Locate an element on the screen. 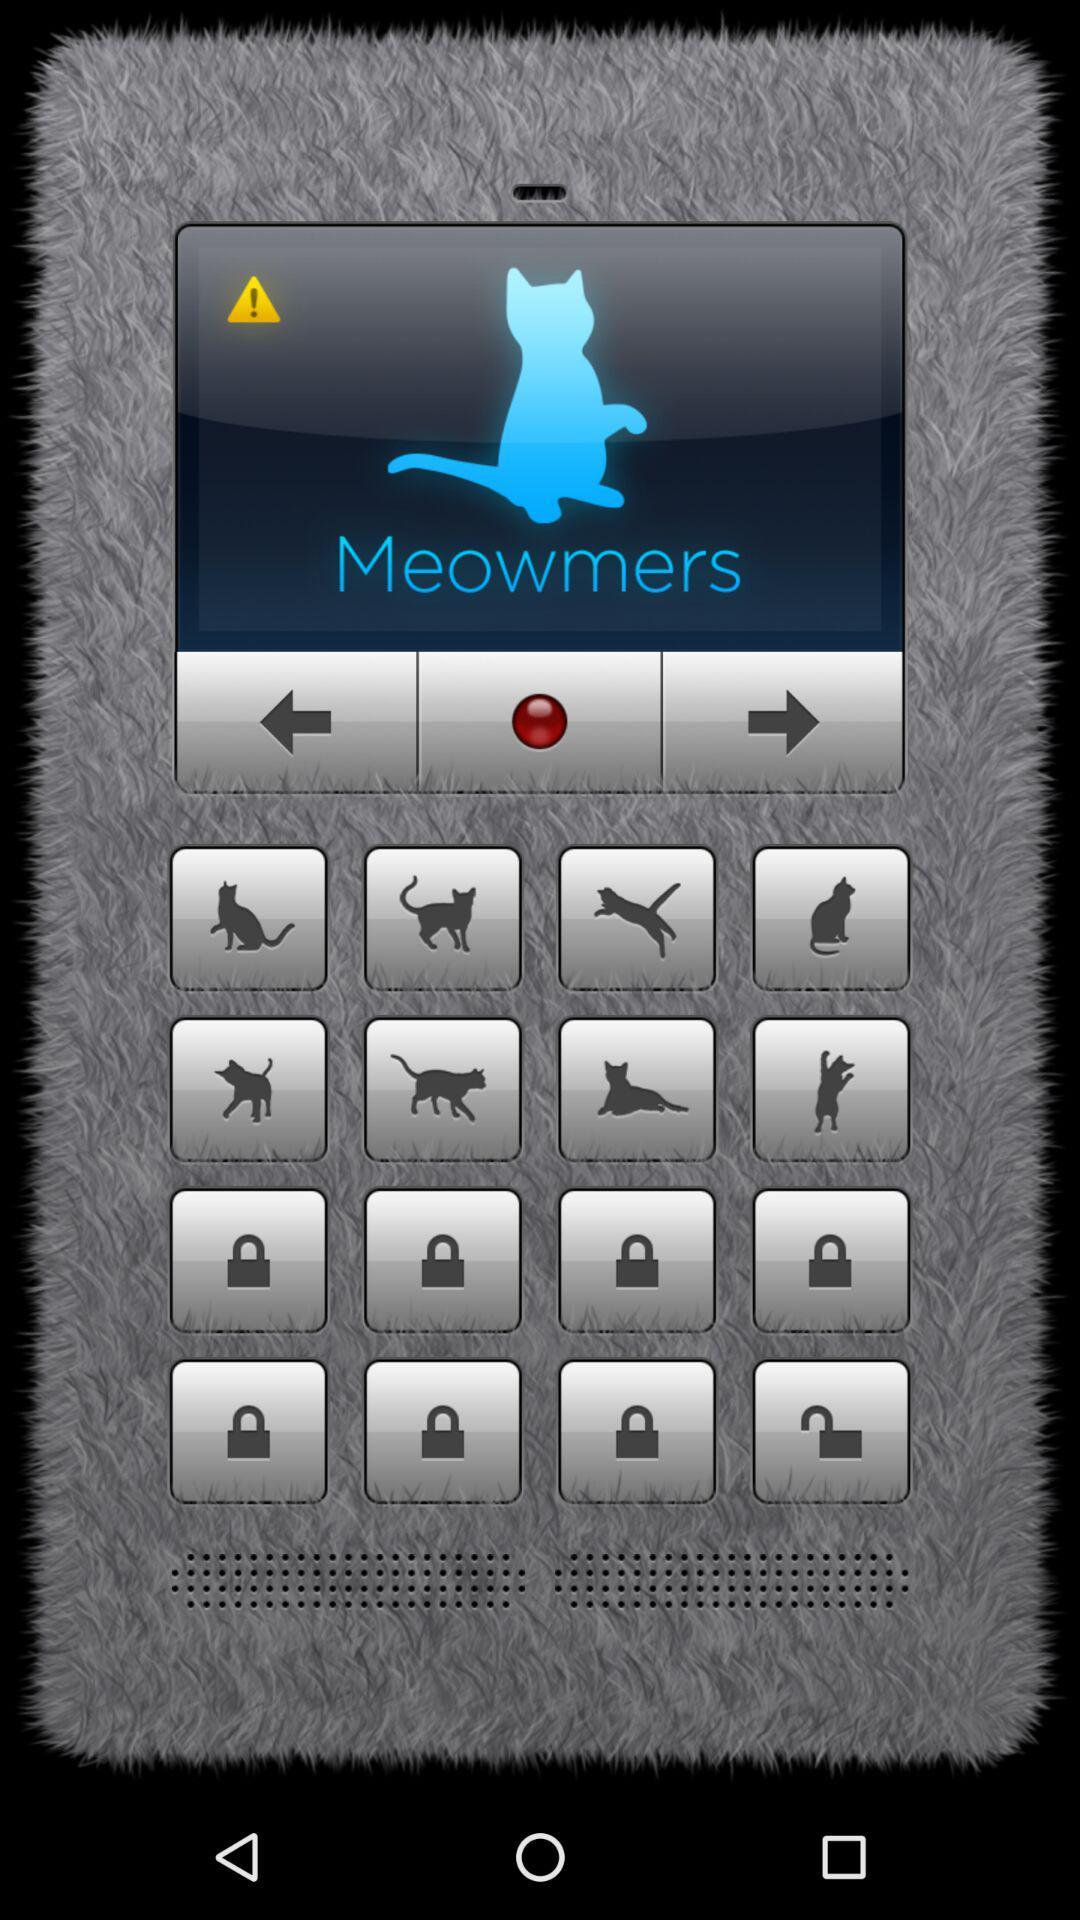 This screenshot has height=1920, width=1080. the lock icon is located at coordinates (441, 1360).